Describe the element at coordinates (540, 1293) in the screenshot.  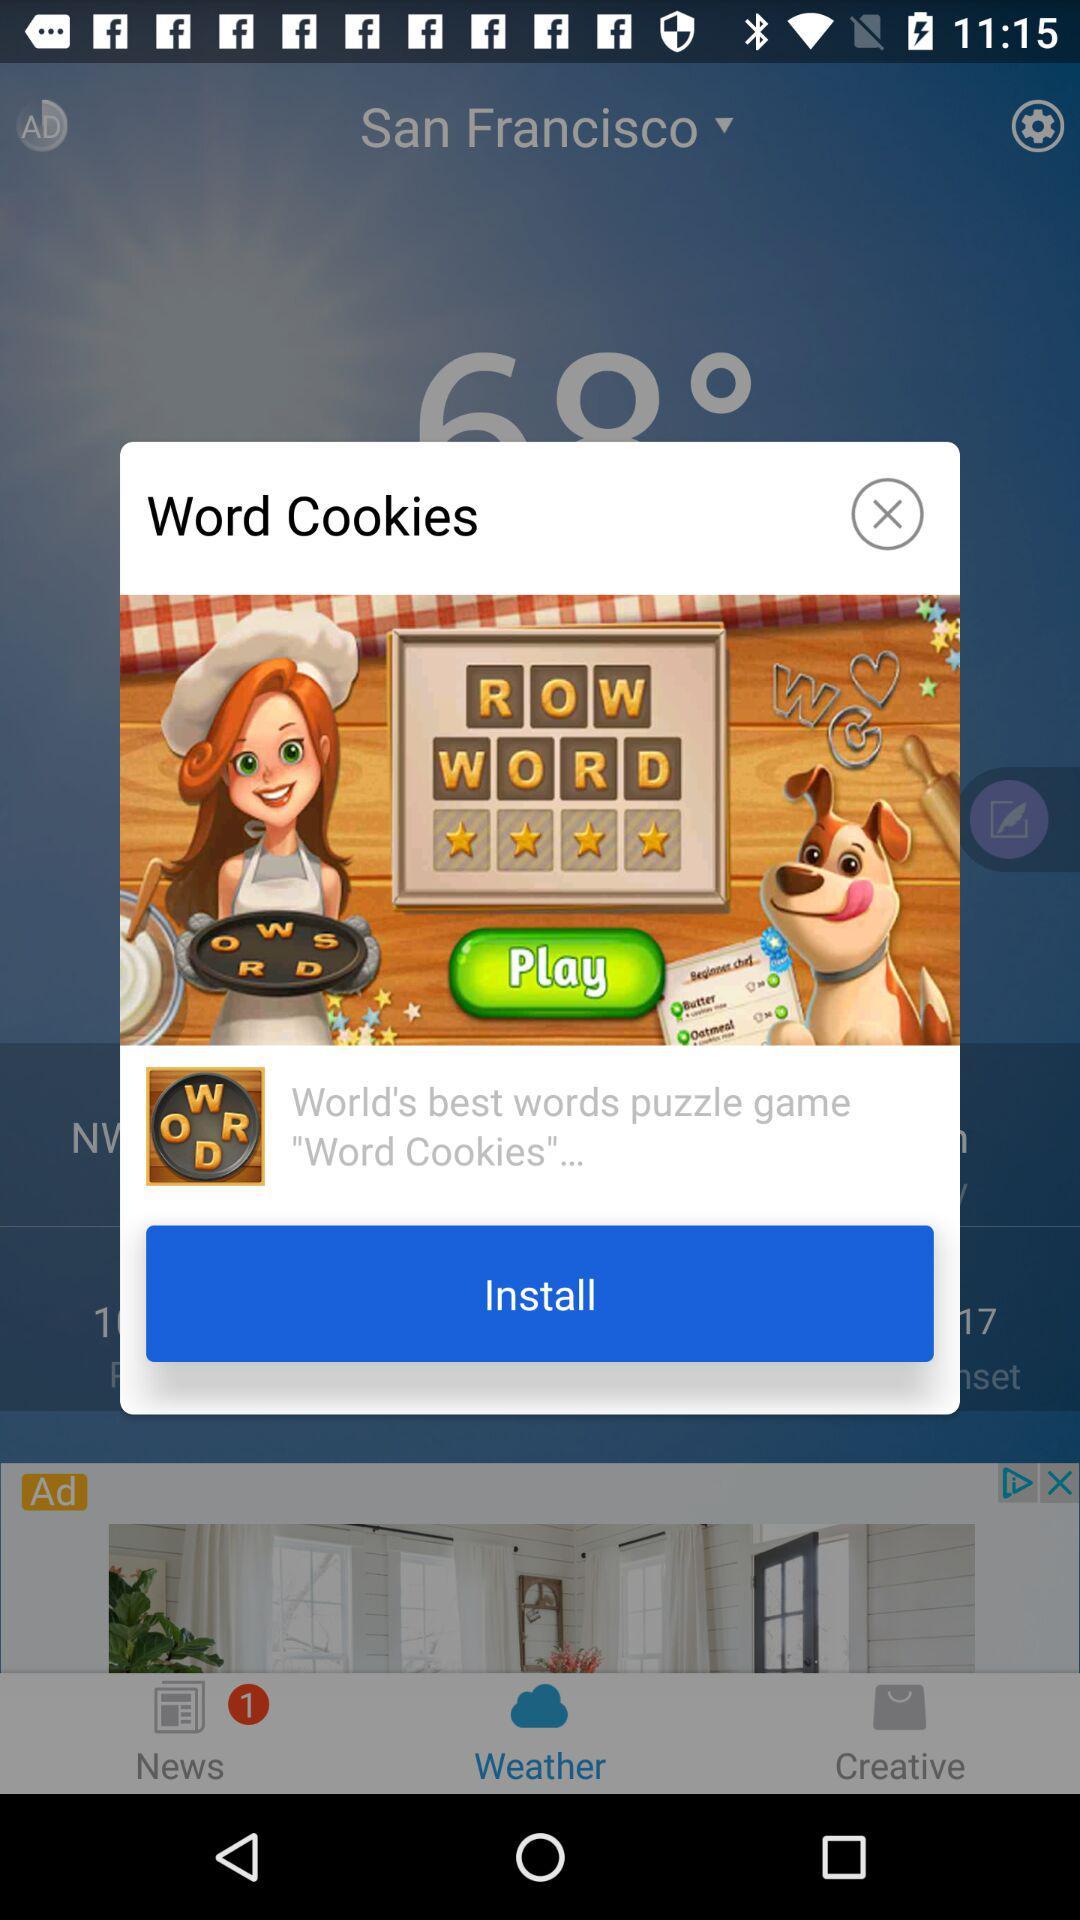
I see `install` at that location.